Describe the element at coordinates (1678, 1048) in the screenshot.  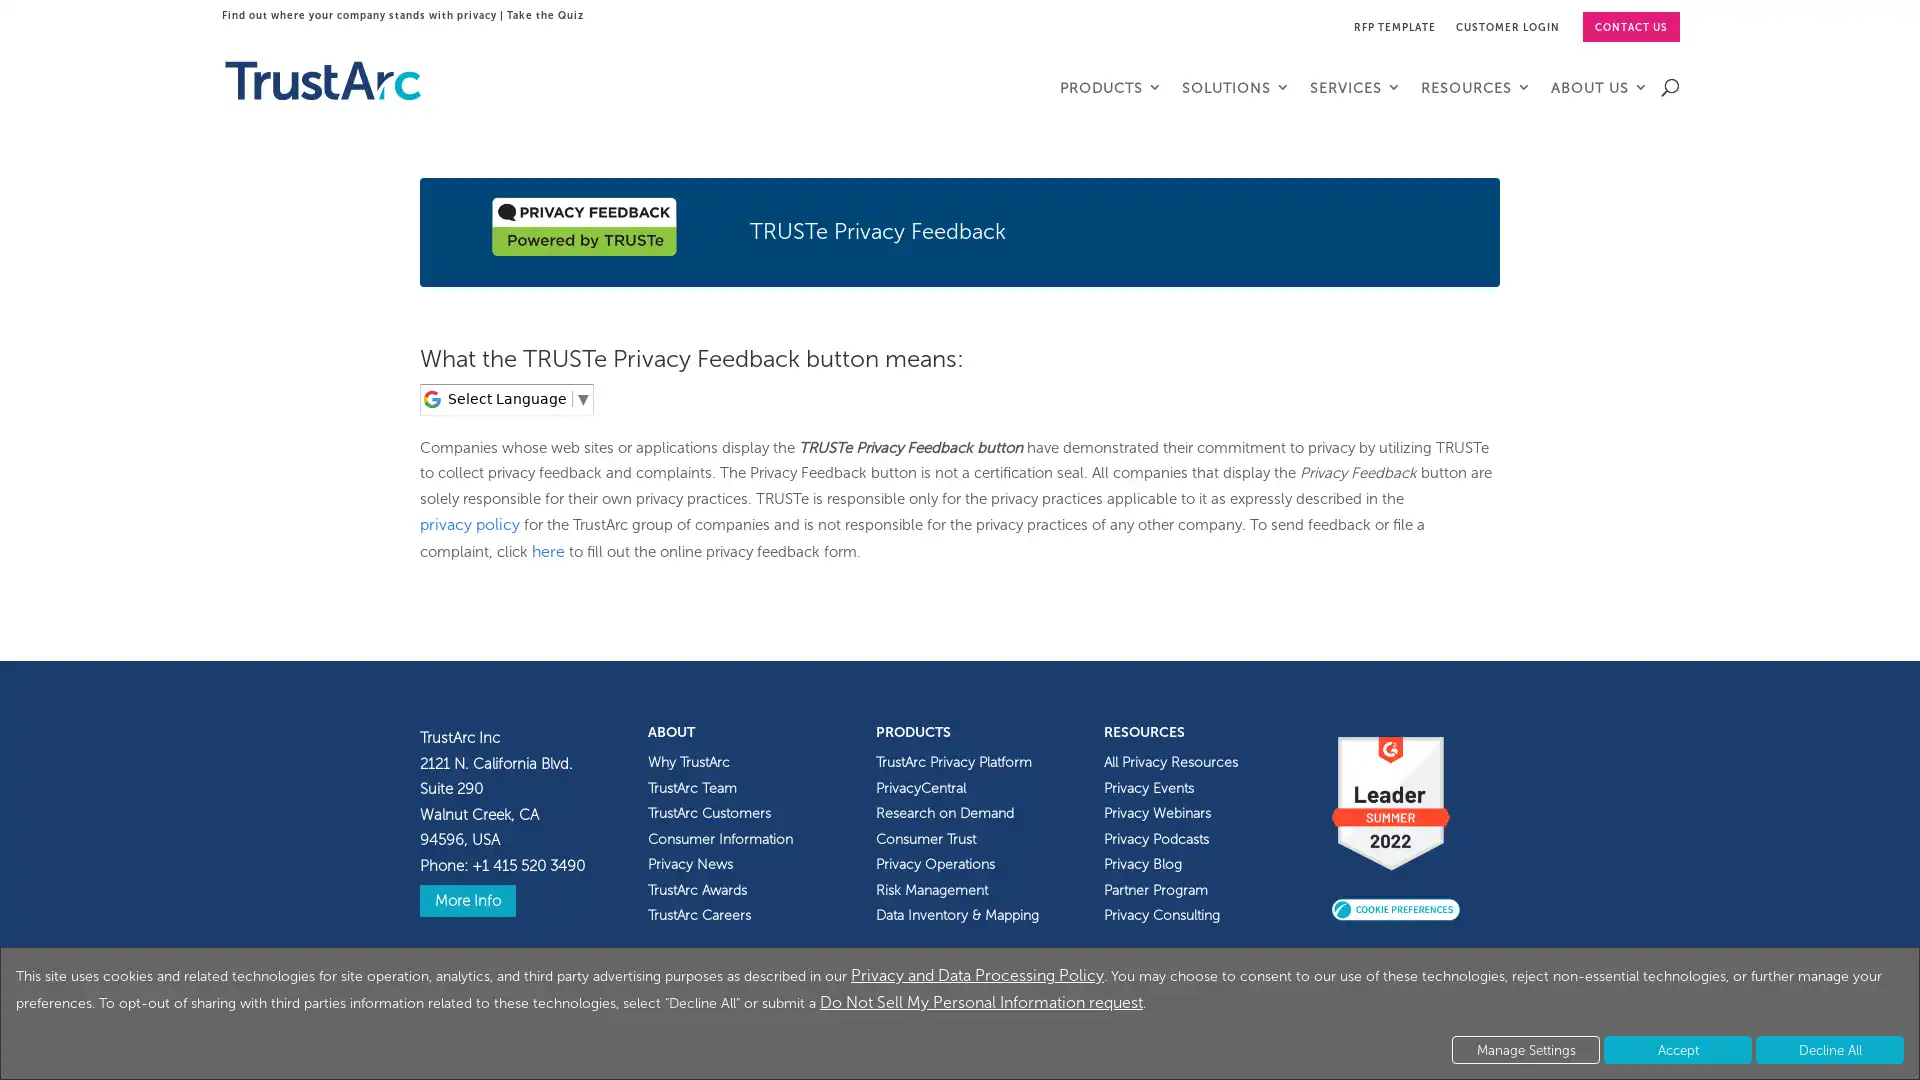
I see `Accept` at that location.